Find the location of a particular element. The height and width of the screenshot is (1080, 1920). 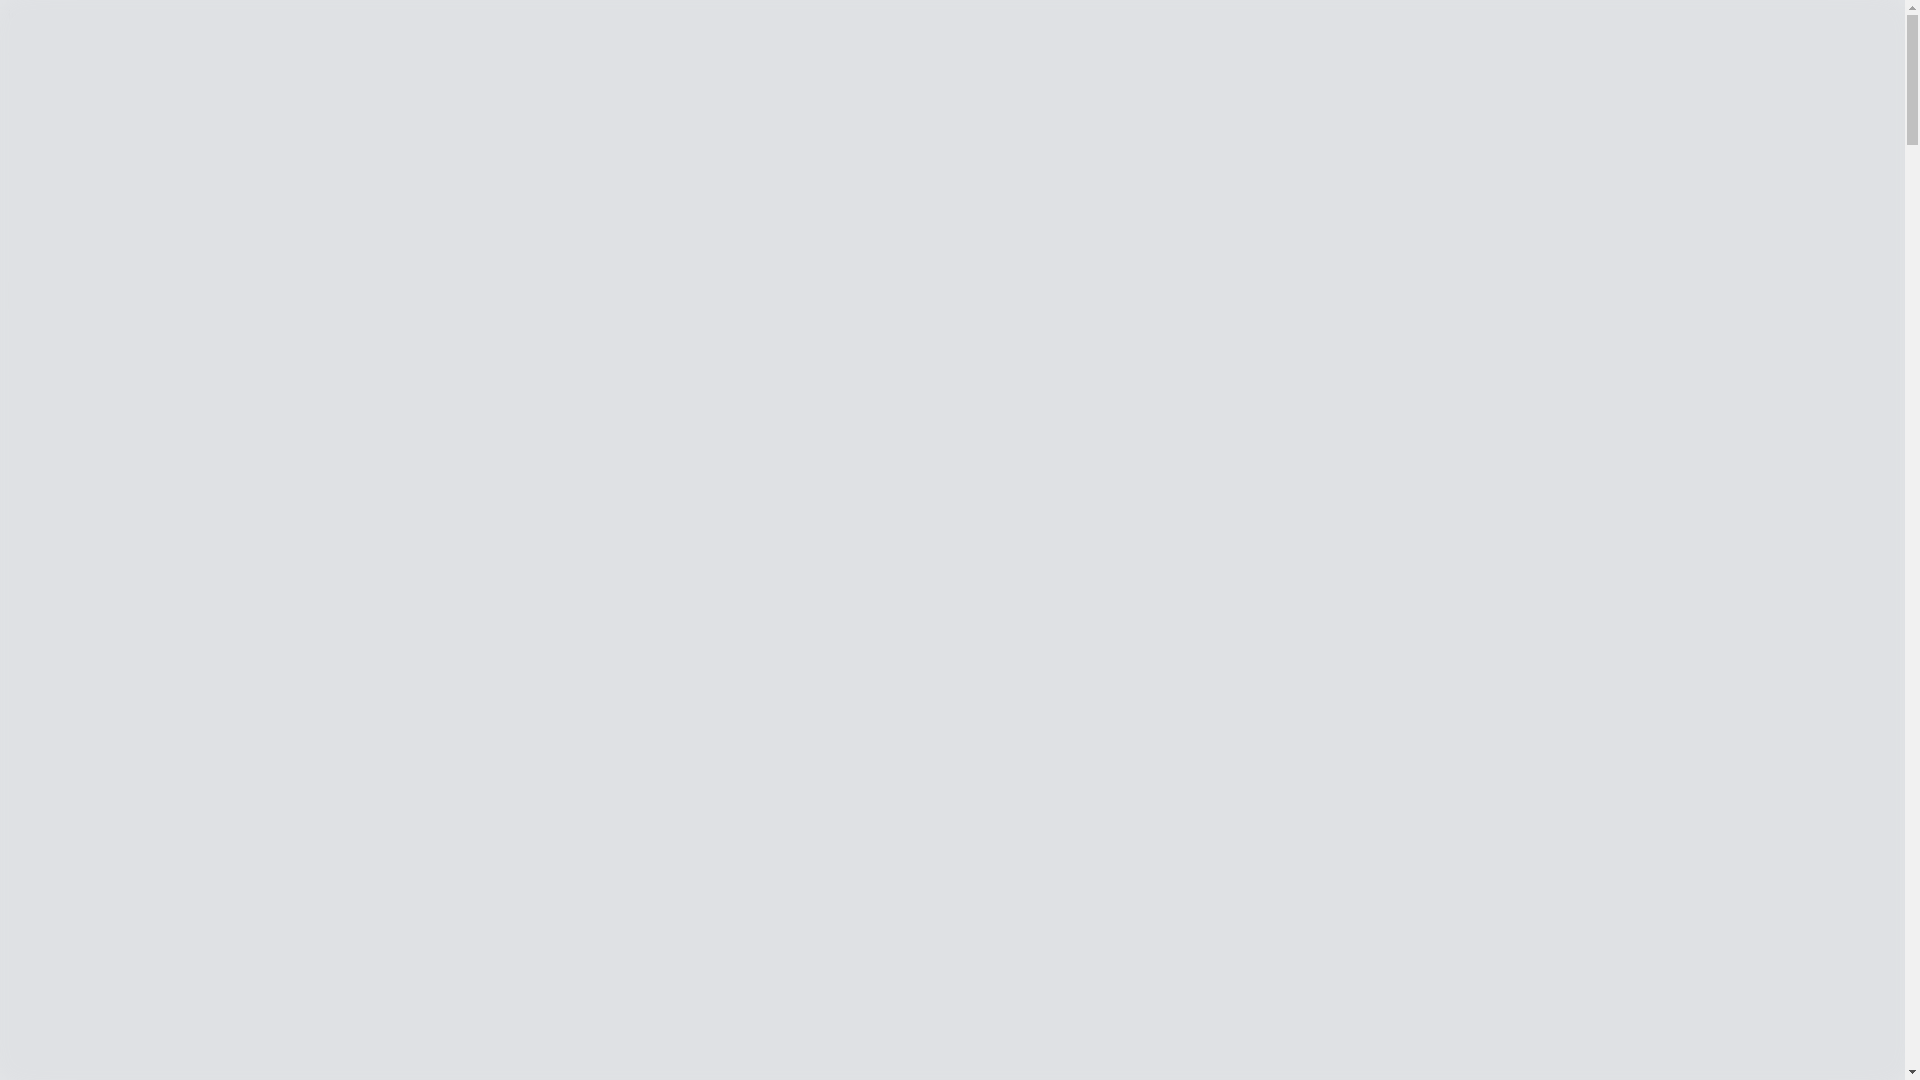

'Food' is located at coordinates (103, 613).